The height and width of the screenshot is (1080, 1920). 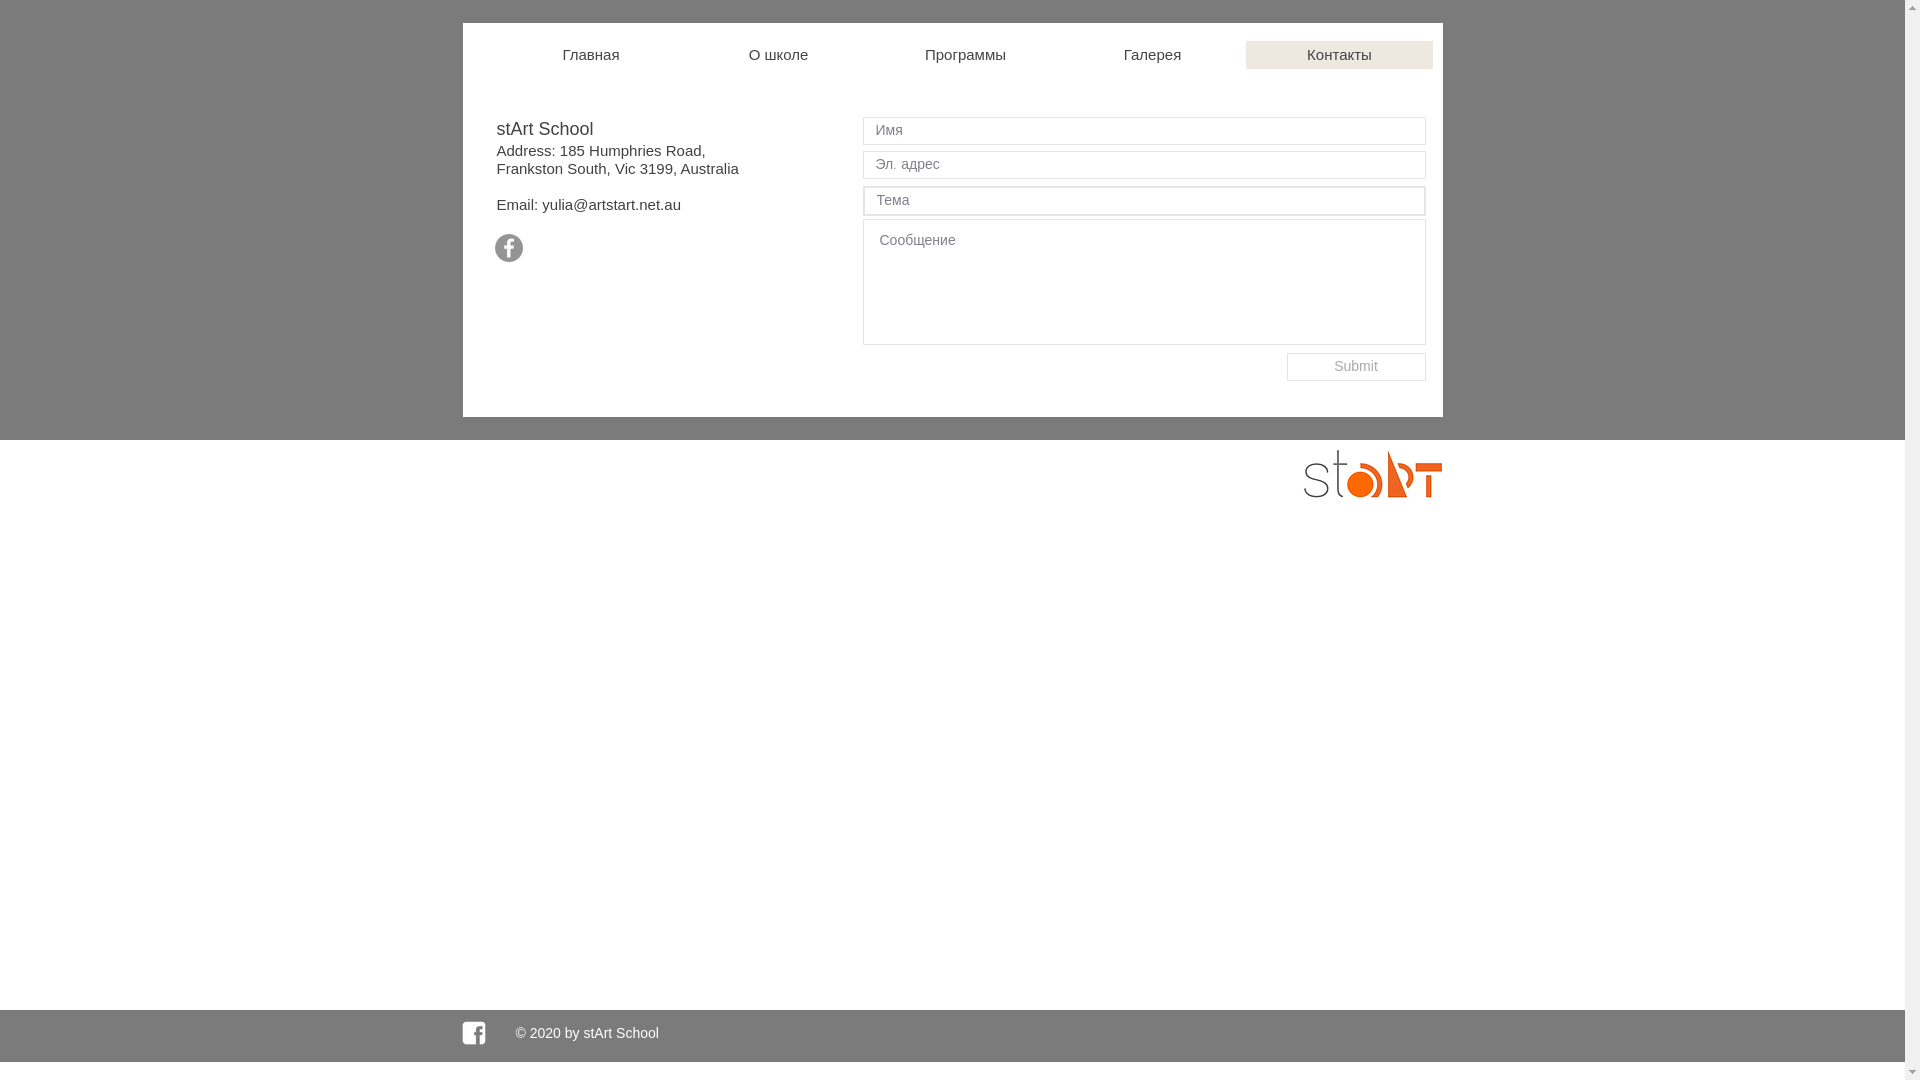 I want to click on 'yulia@artstart.net.au', so click(x=610, y=204).